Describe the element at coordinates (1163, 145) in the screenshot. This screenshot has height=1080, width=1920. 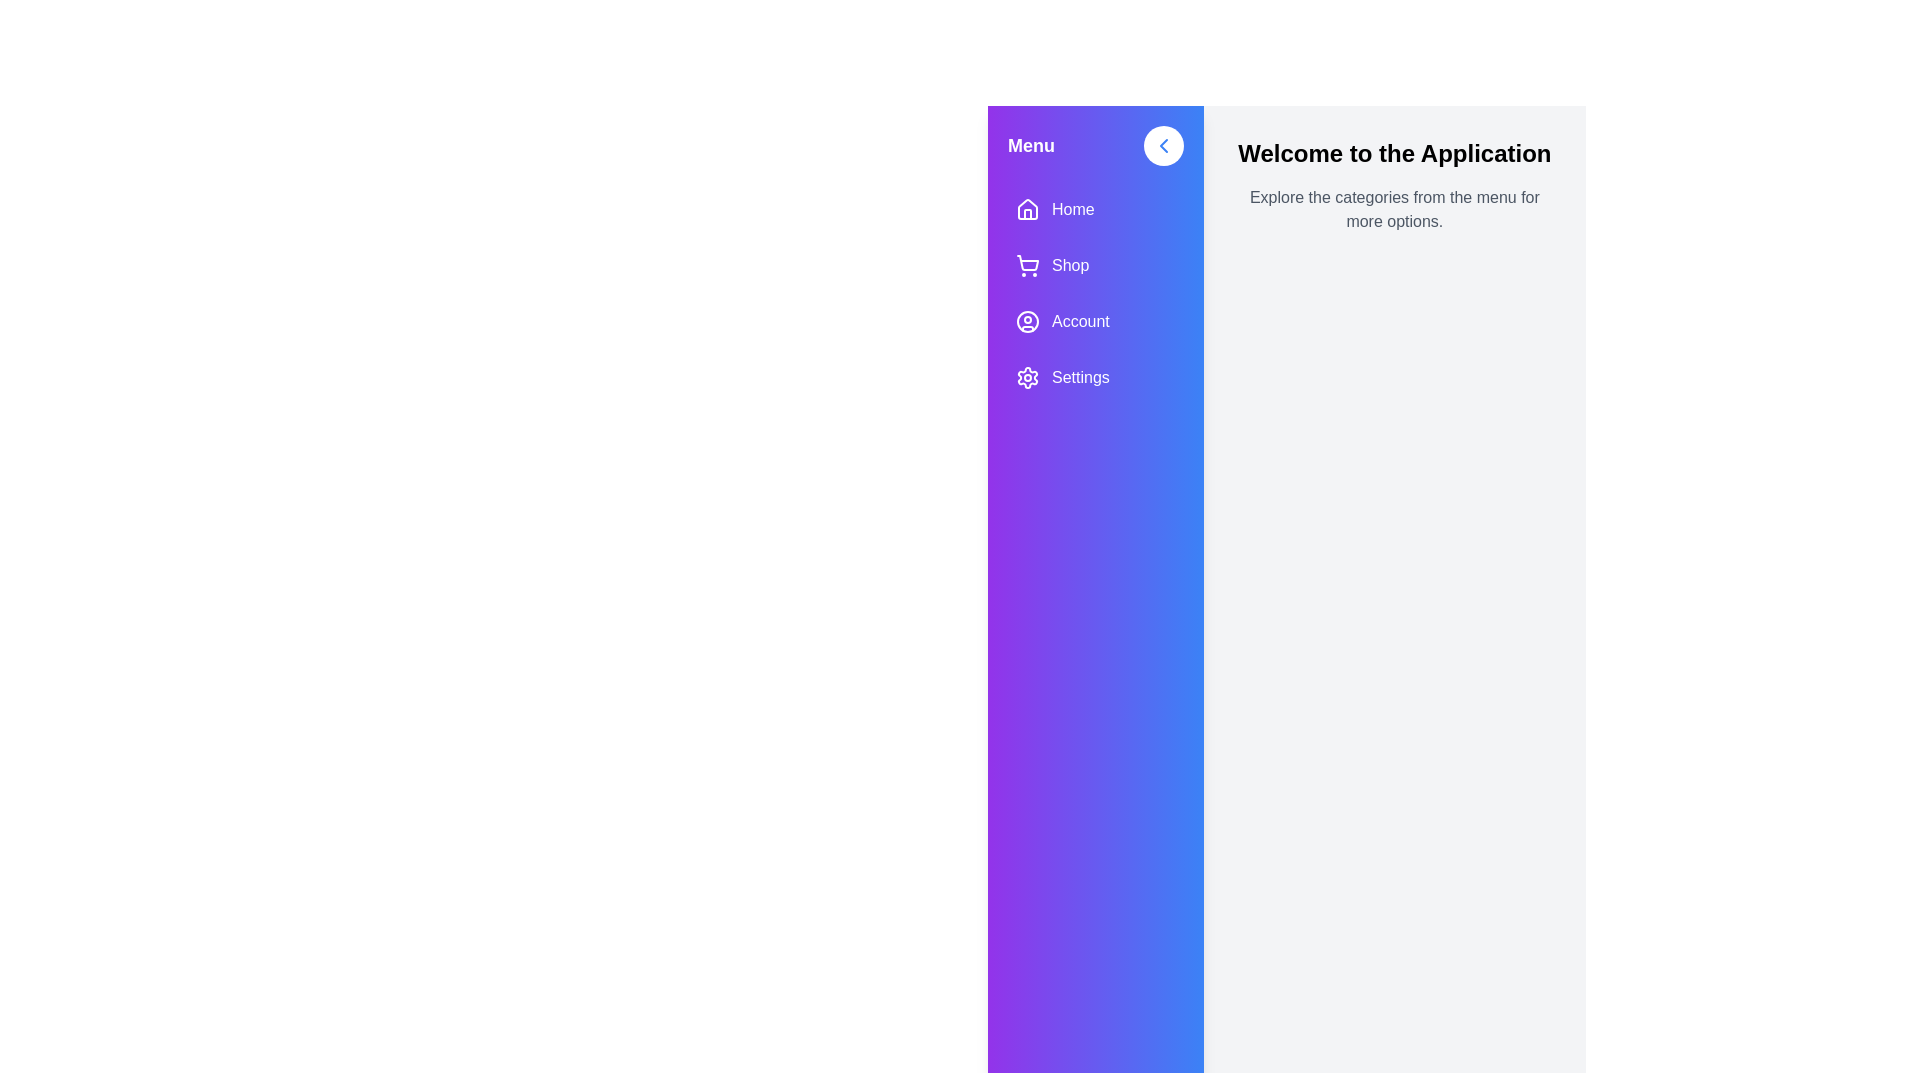
I see `the circular button with a white background and blue left-facing arrow icon, located near the top-right corner of the panel next to the 'Menu' text` at that location.